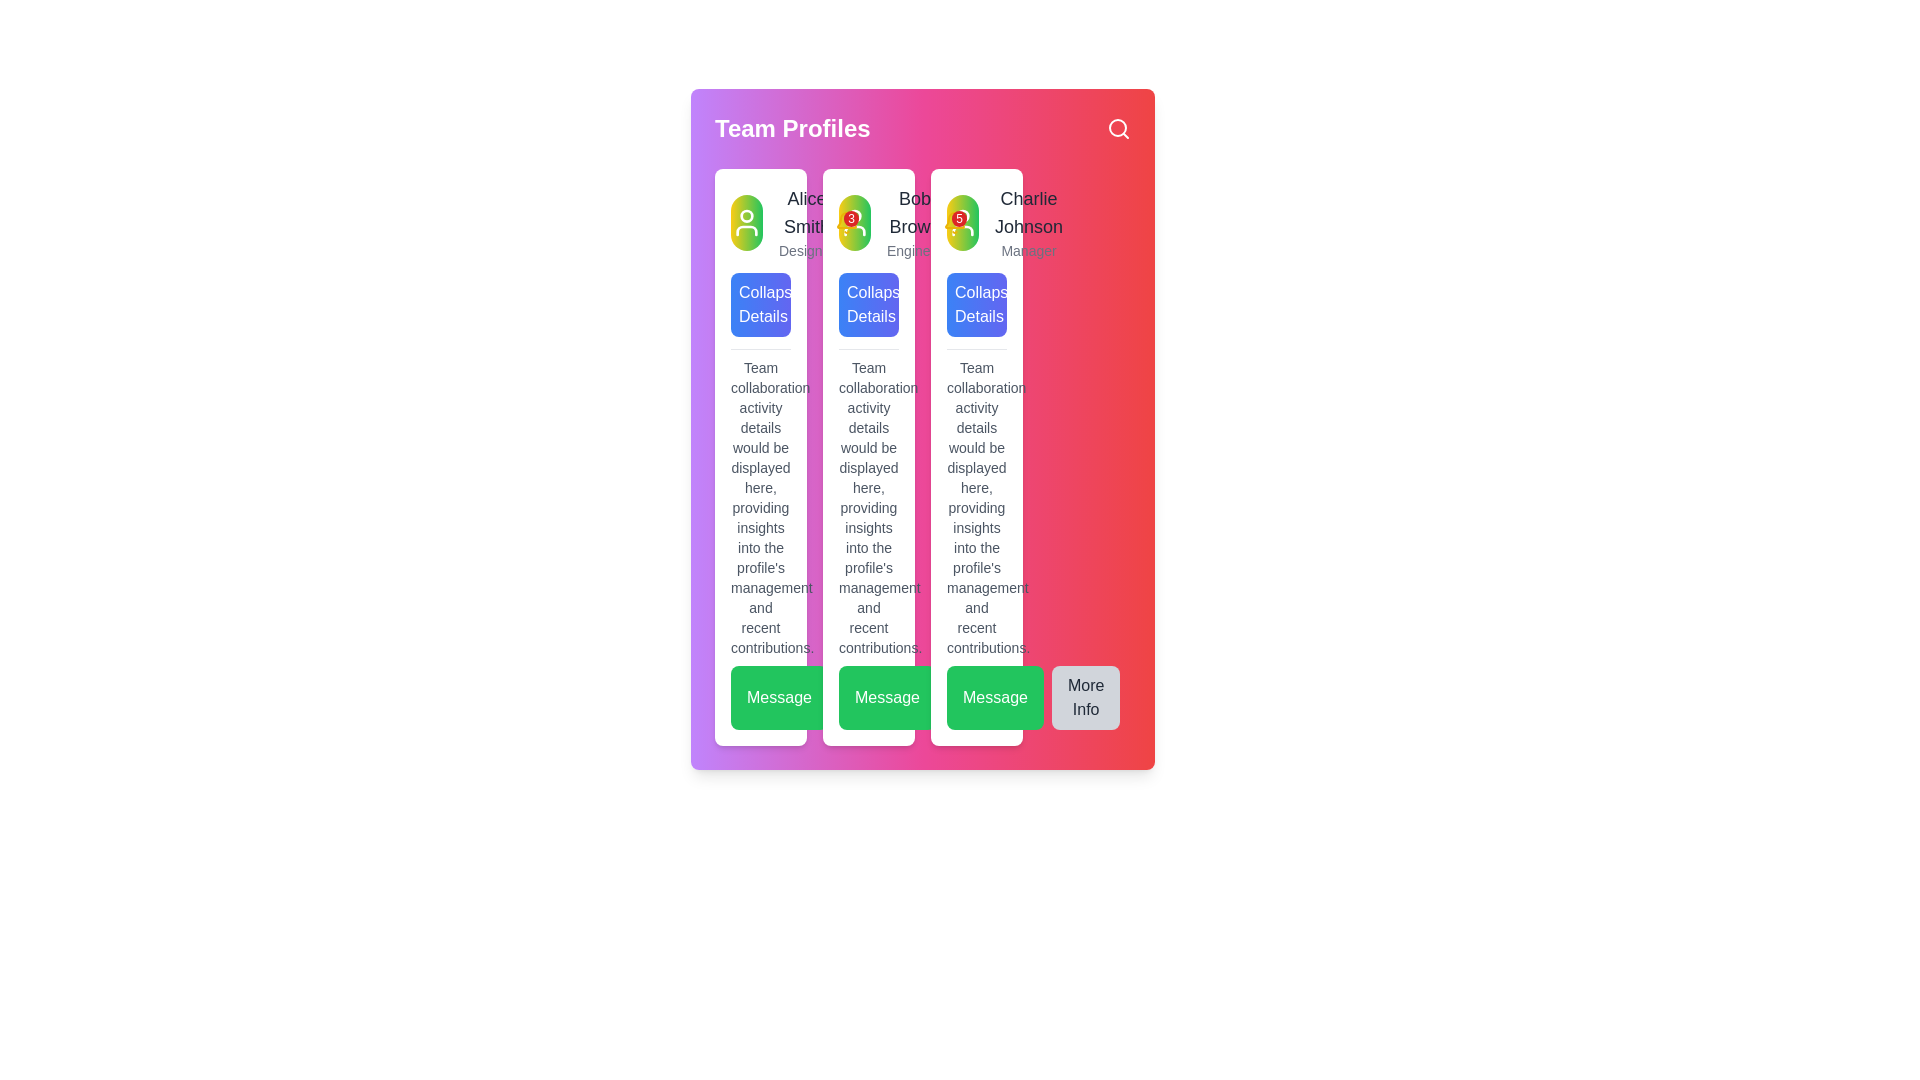 This screenshot has height=1080, width=1920. What do you see at coordinates (854, 223) in the screenshot?
I see `the profile icon located in the uppermost area of the second vertical column from the left in the 'Team Profiles' section, which serves as a visual identifier for the associated individual` at bounding box center [854, 223].